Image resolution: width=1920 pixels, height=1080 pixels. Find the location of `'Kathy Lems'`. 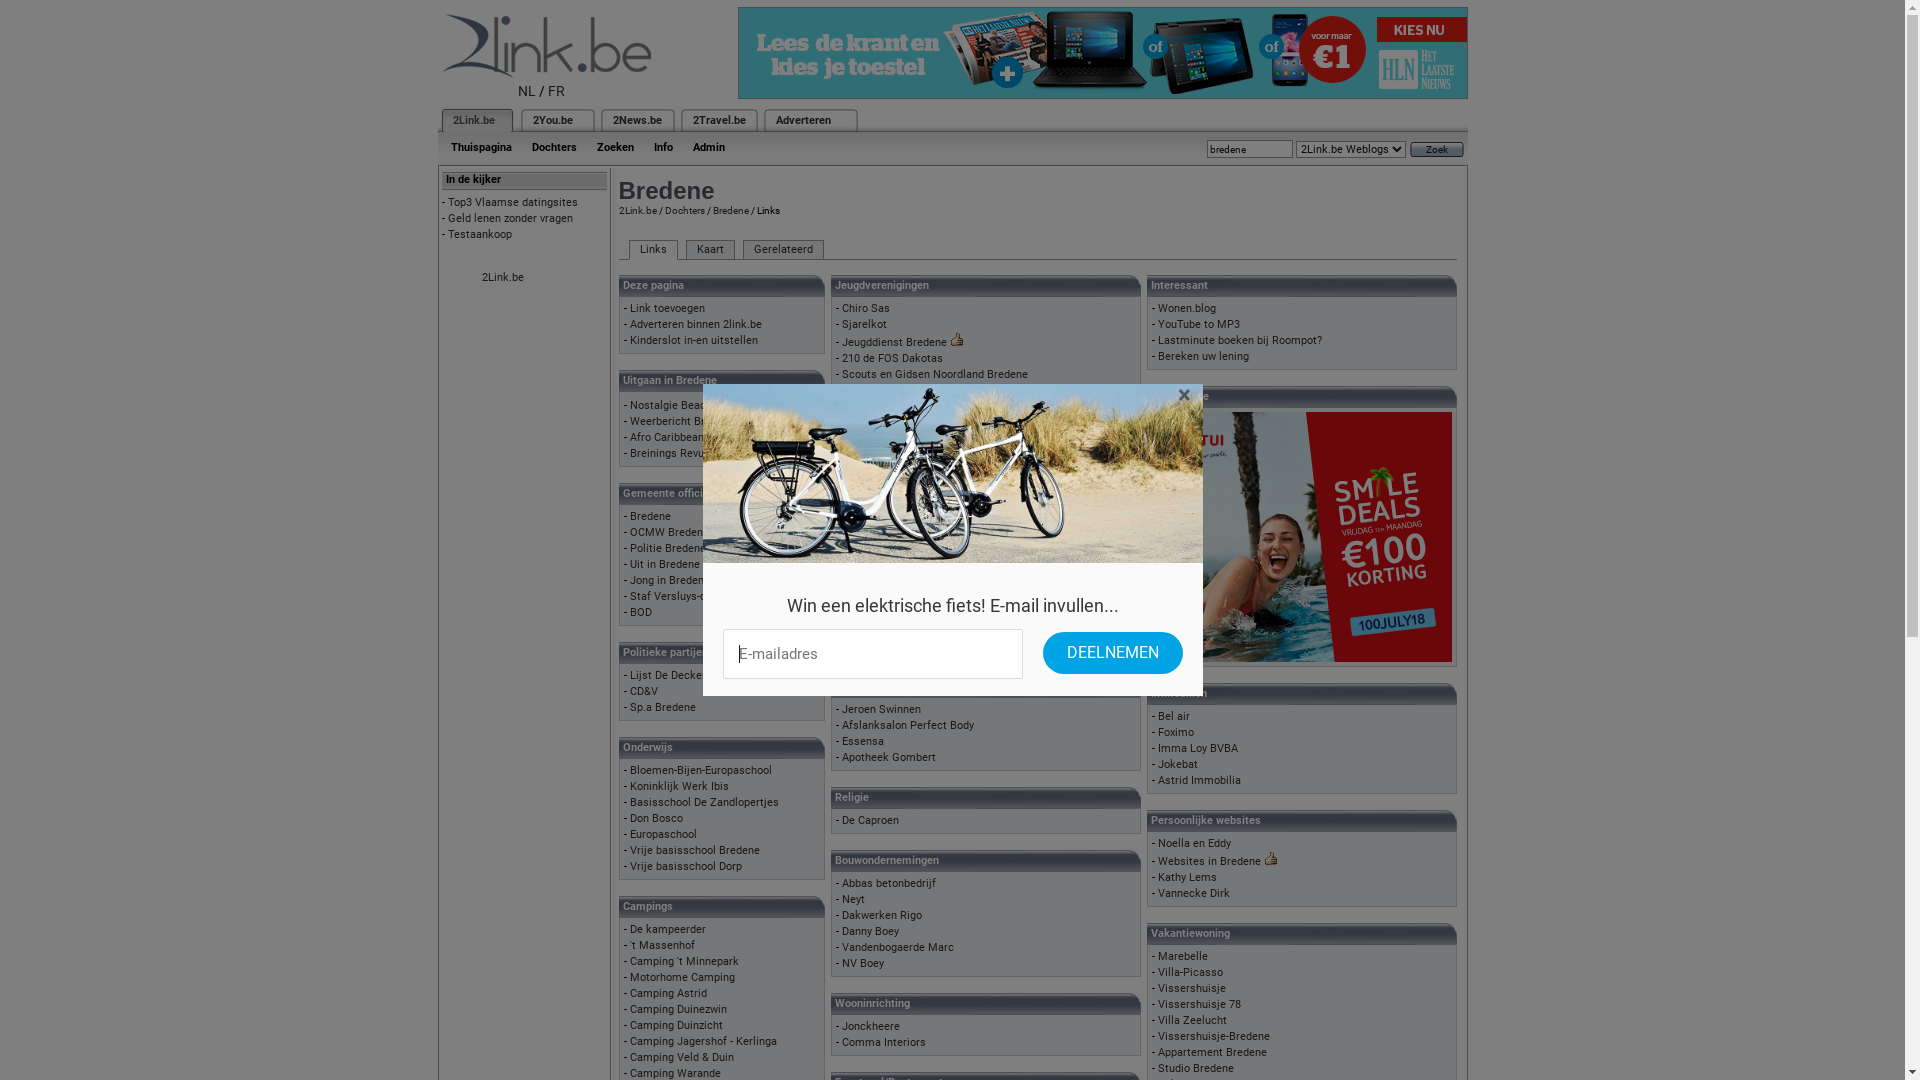

'Kathy Lems' is located at coordinates (1187, 876).